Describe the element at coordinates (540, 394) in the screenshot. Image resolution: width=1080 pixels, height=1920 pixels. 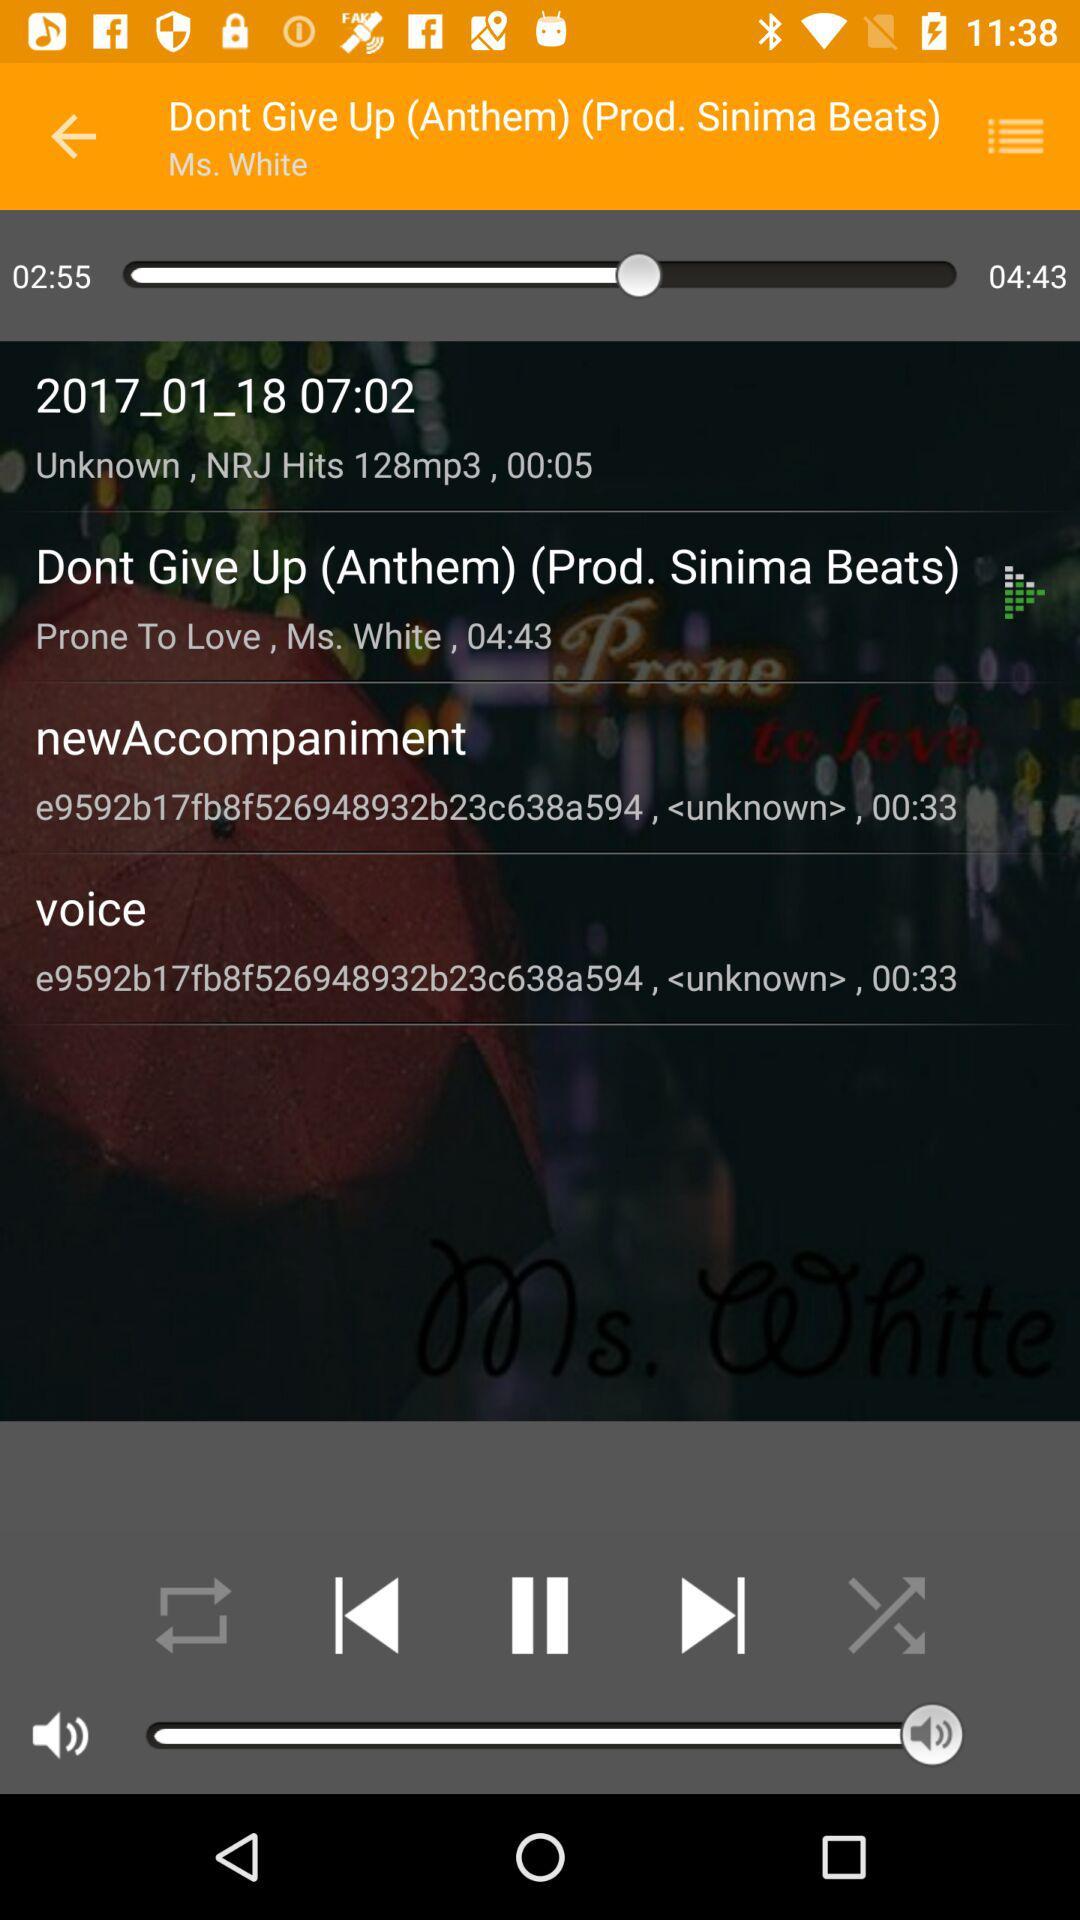
I see `the 2017_01_18 07:02 item` at that location.